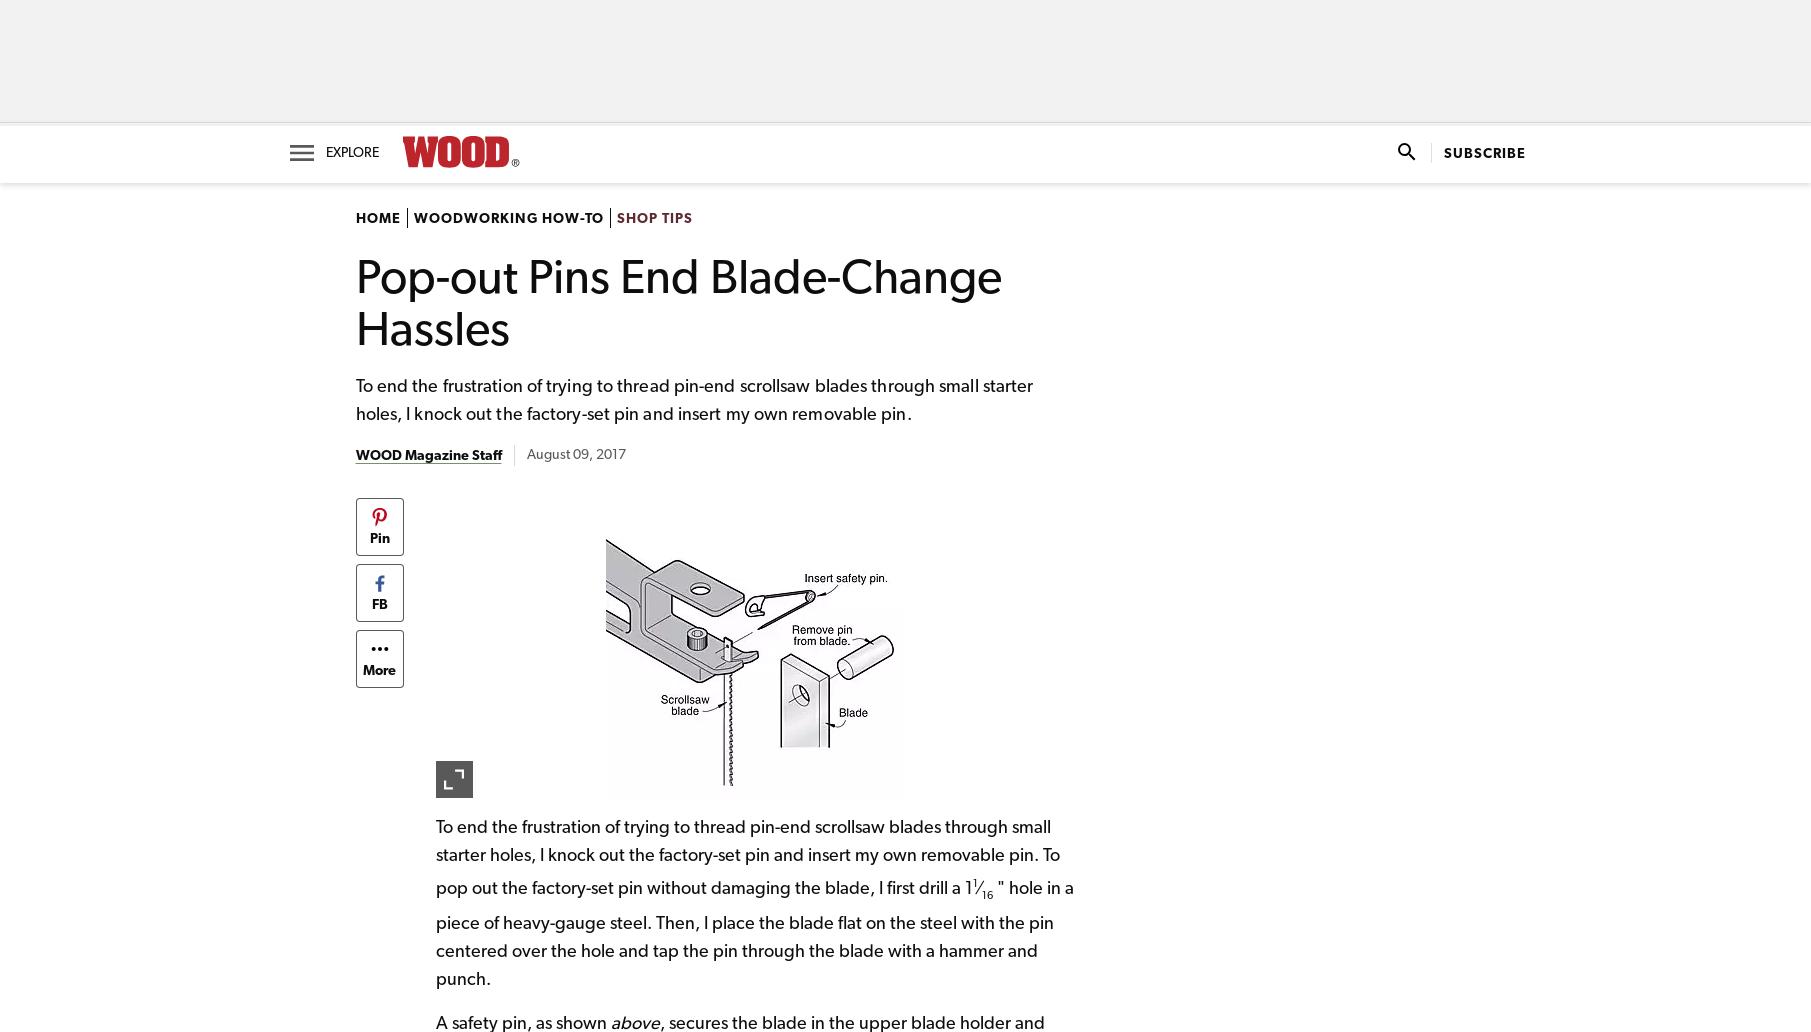 The image size is (1811, 1032). I want to click on 'Shop Tips', so click(653, 216).